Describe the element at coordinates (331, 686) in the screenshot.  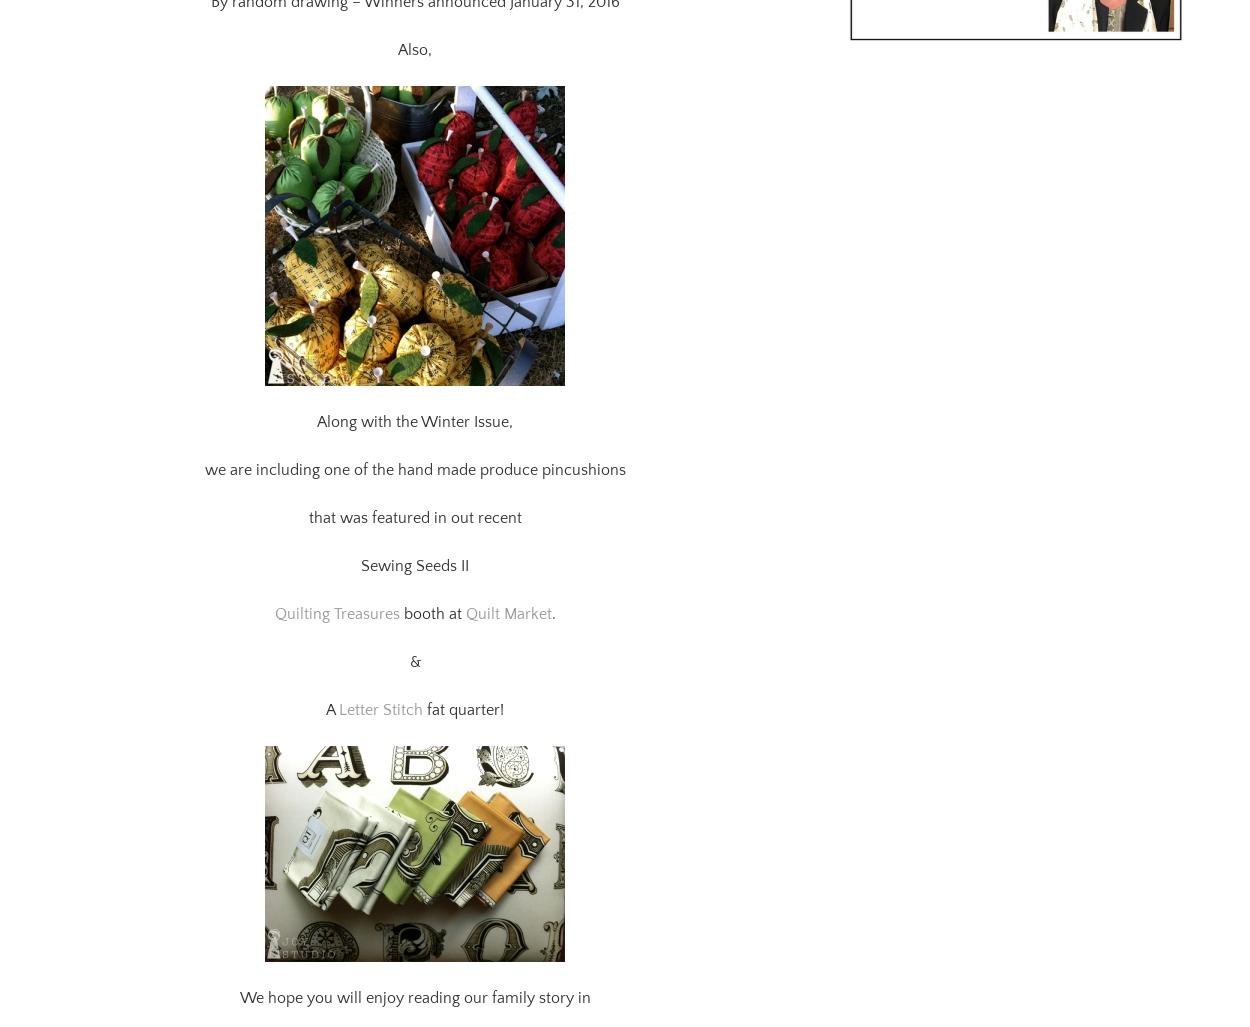
I see `'A'` at that location.